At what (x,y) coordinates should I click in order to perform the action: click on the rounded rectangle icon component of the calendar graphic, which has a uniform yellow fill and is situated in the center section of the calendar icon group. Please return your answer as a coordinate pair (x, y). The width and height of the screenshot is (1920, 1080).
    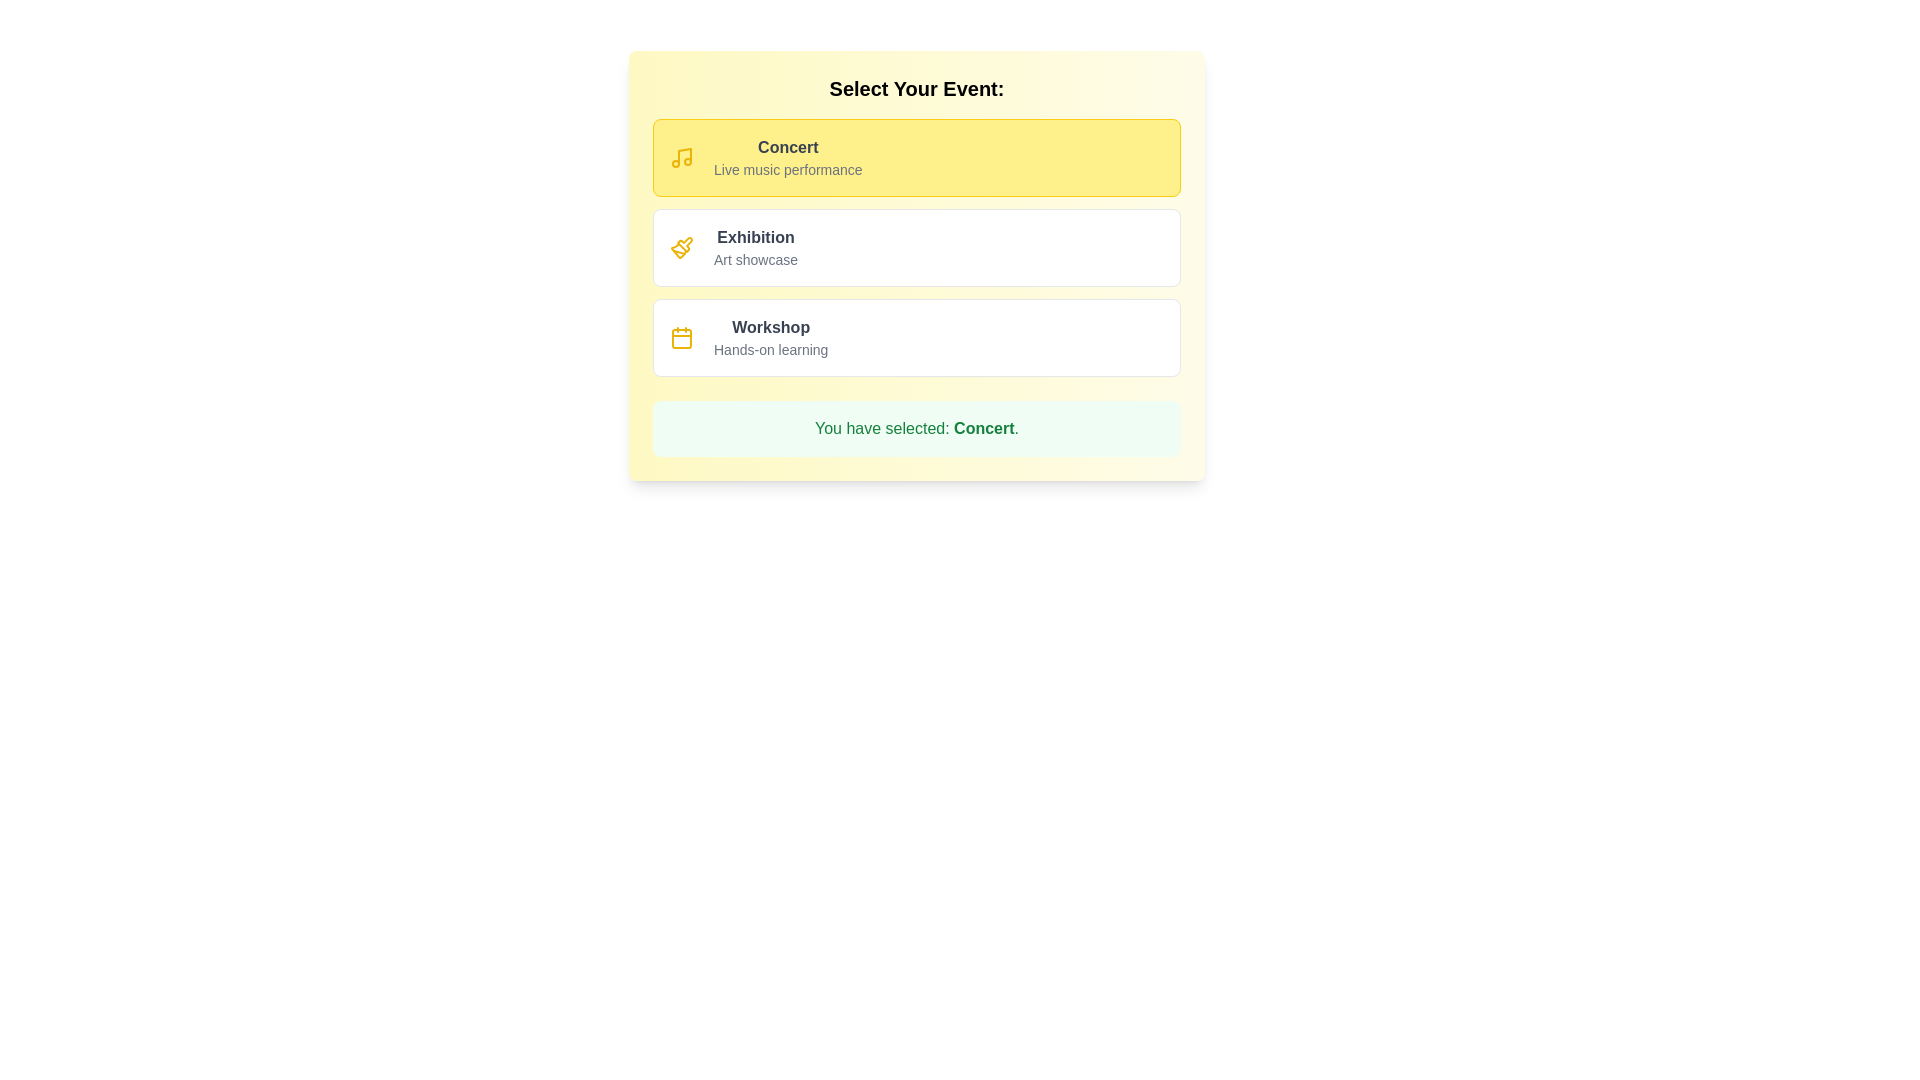
    Looking at the image, I should click on (681, 338).